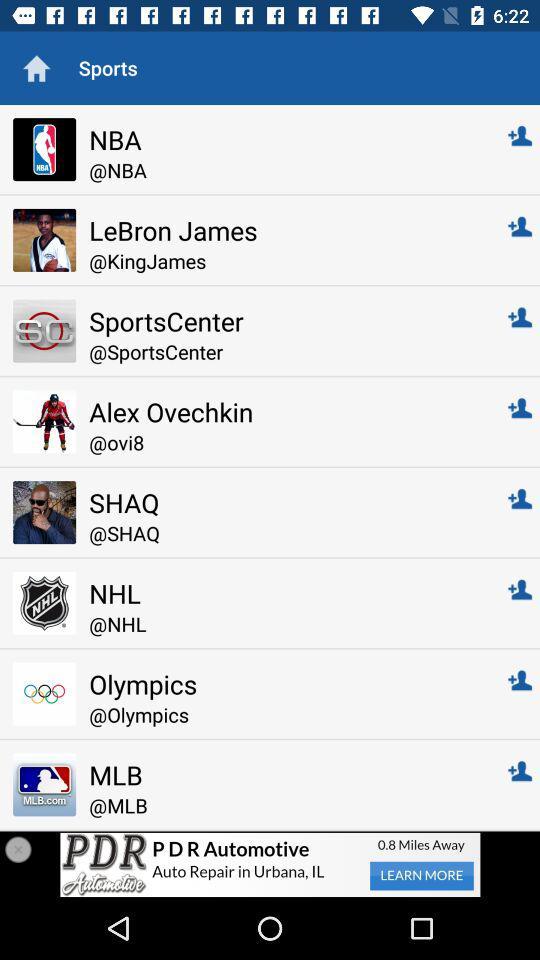 This screenshot has height=960, width=540. What do you see at coordinates (284, 442) in the screenshot?
I see `the @ovi8 item` at bounding box center [284, 442].